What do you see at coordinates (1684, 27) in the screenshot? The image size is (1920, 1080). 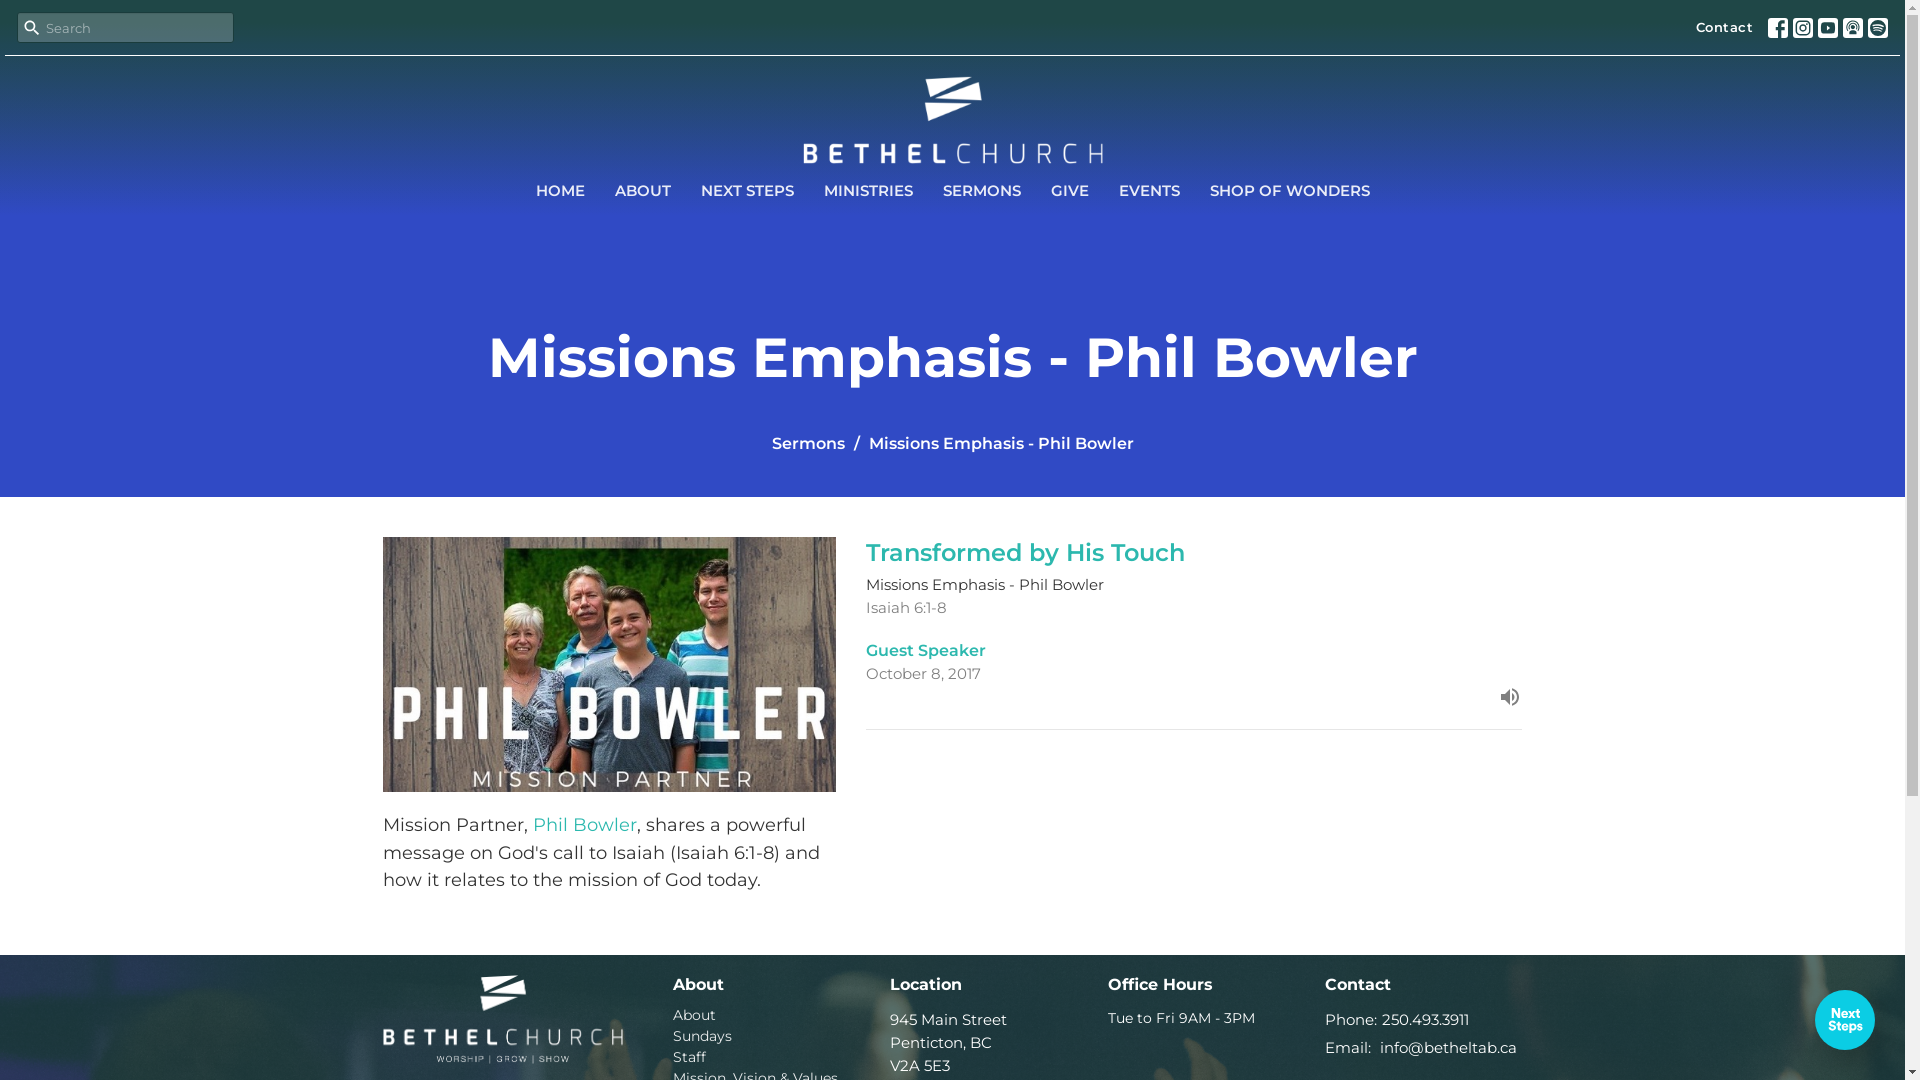 I see `'Contact'` at bounding box center [1684, 27].